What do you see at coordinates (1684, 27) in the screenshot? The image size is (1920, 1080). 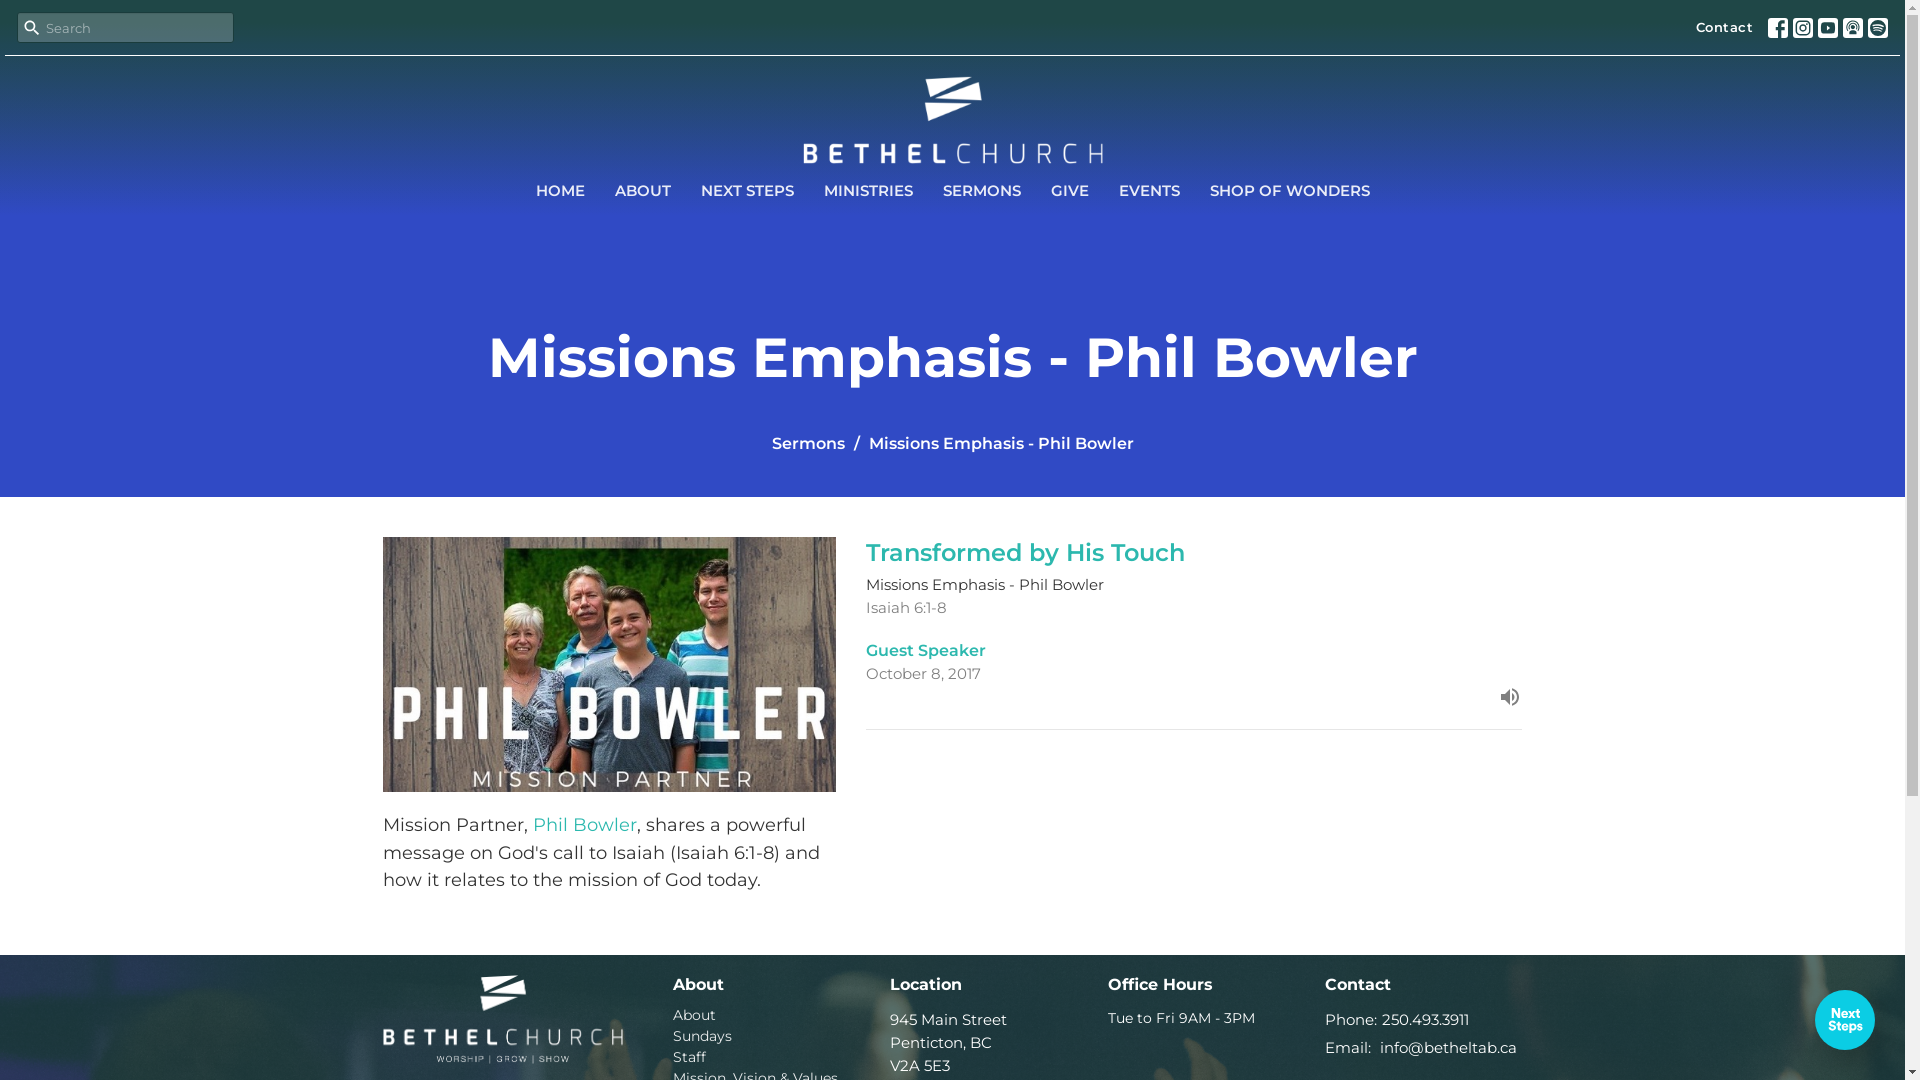 I see `'Contact'` at bounding box center [1684, 27].